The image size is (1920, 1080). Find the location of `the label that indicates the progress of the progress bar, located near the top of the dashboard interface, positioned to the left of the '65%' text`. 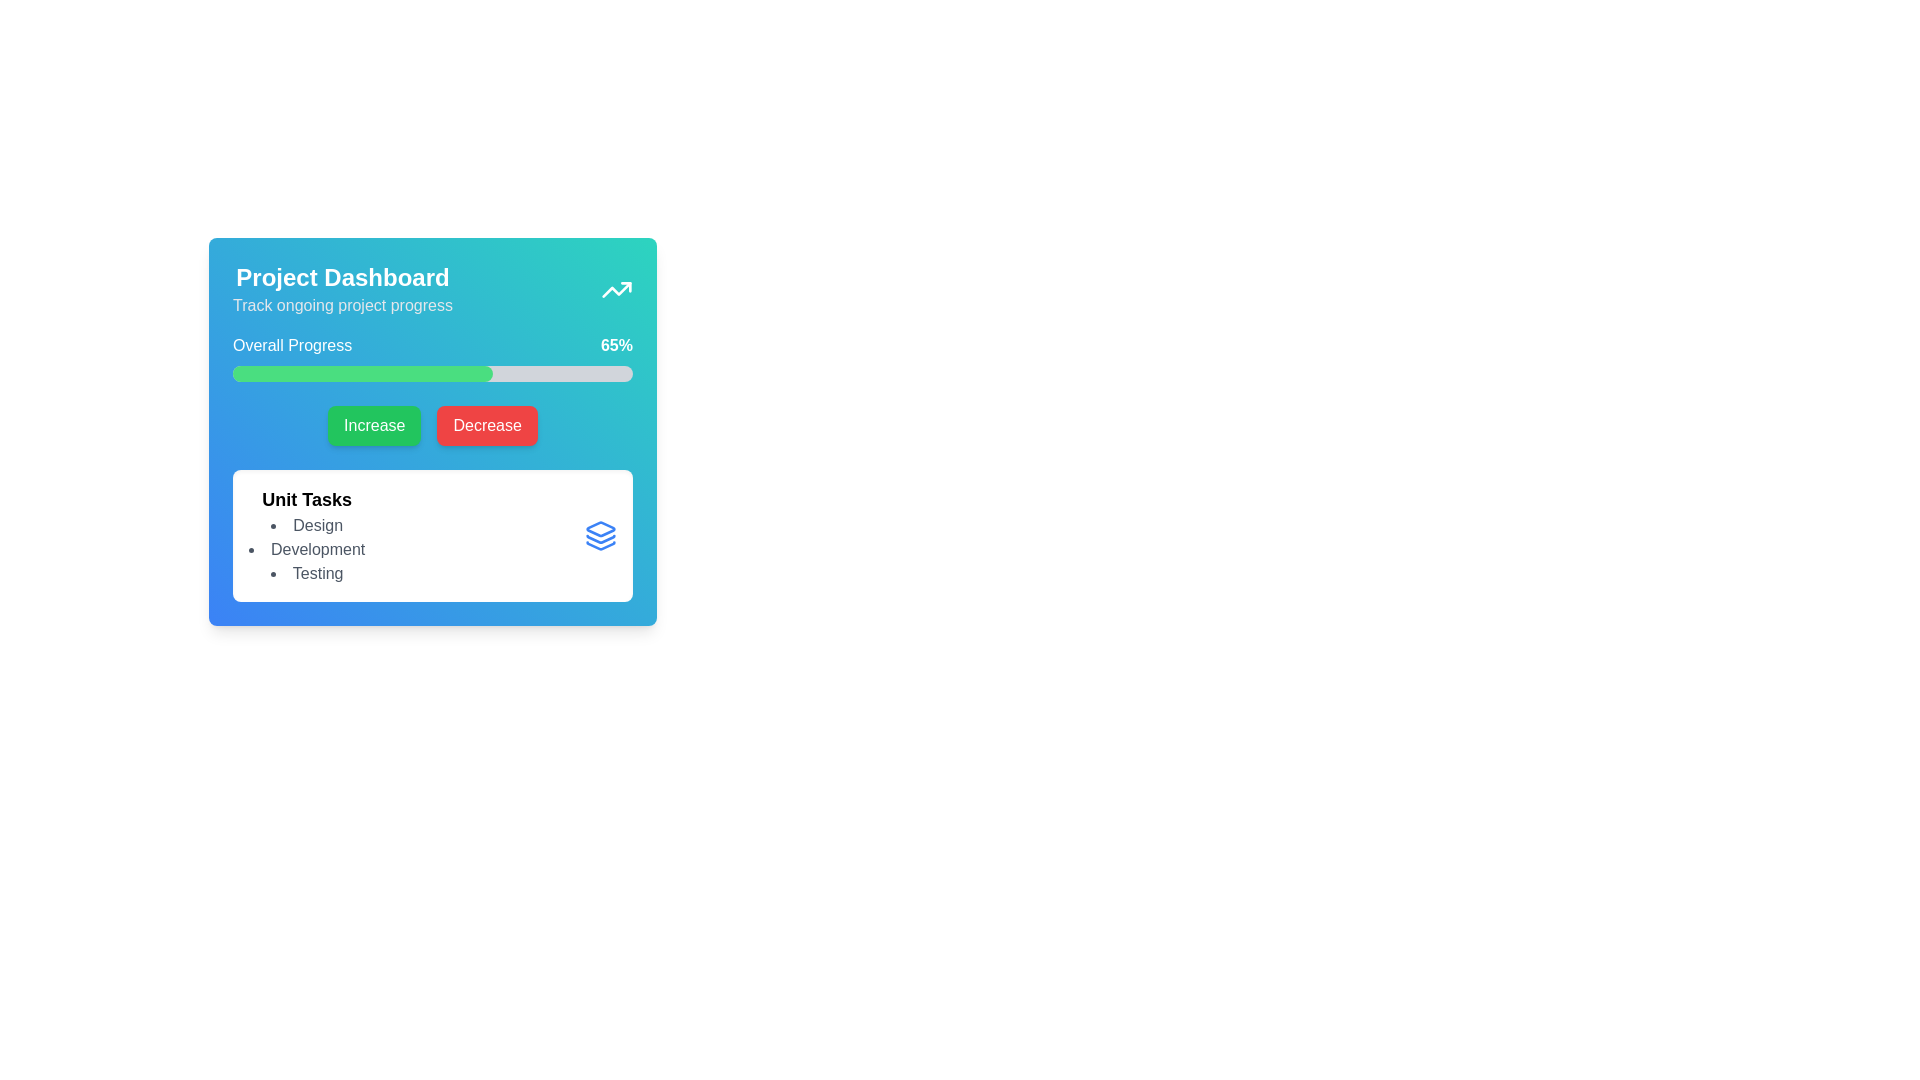

the label that indicates the progress of the progress bar, located near the top of the dashboard interface, positioned to the left of the '65%' text is located at coordinates (291, 345).